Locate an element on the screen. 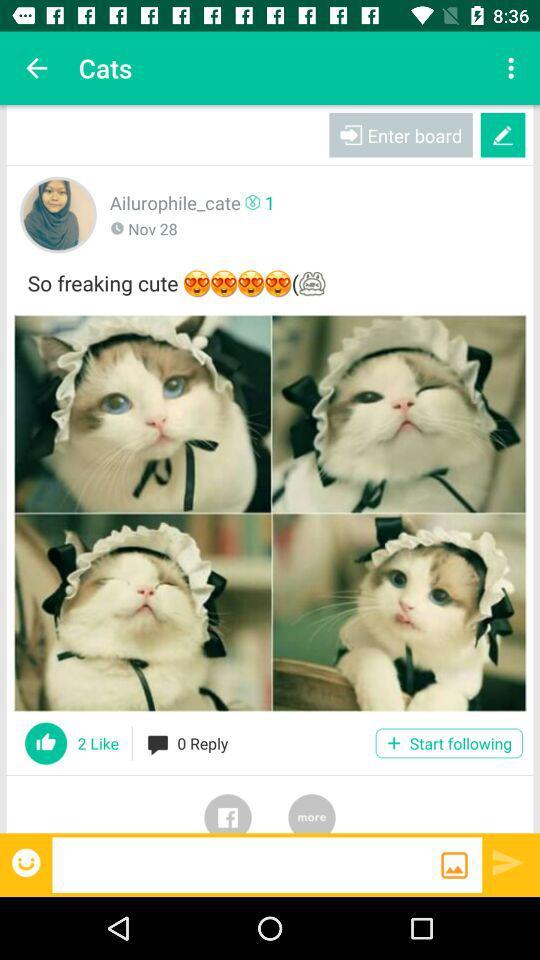  so freaking cute icon is located at coordinates (270, 279).